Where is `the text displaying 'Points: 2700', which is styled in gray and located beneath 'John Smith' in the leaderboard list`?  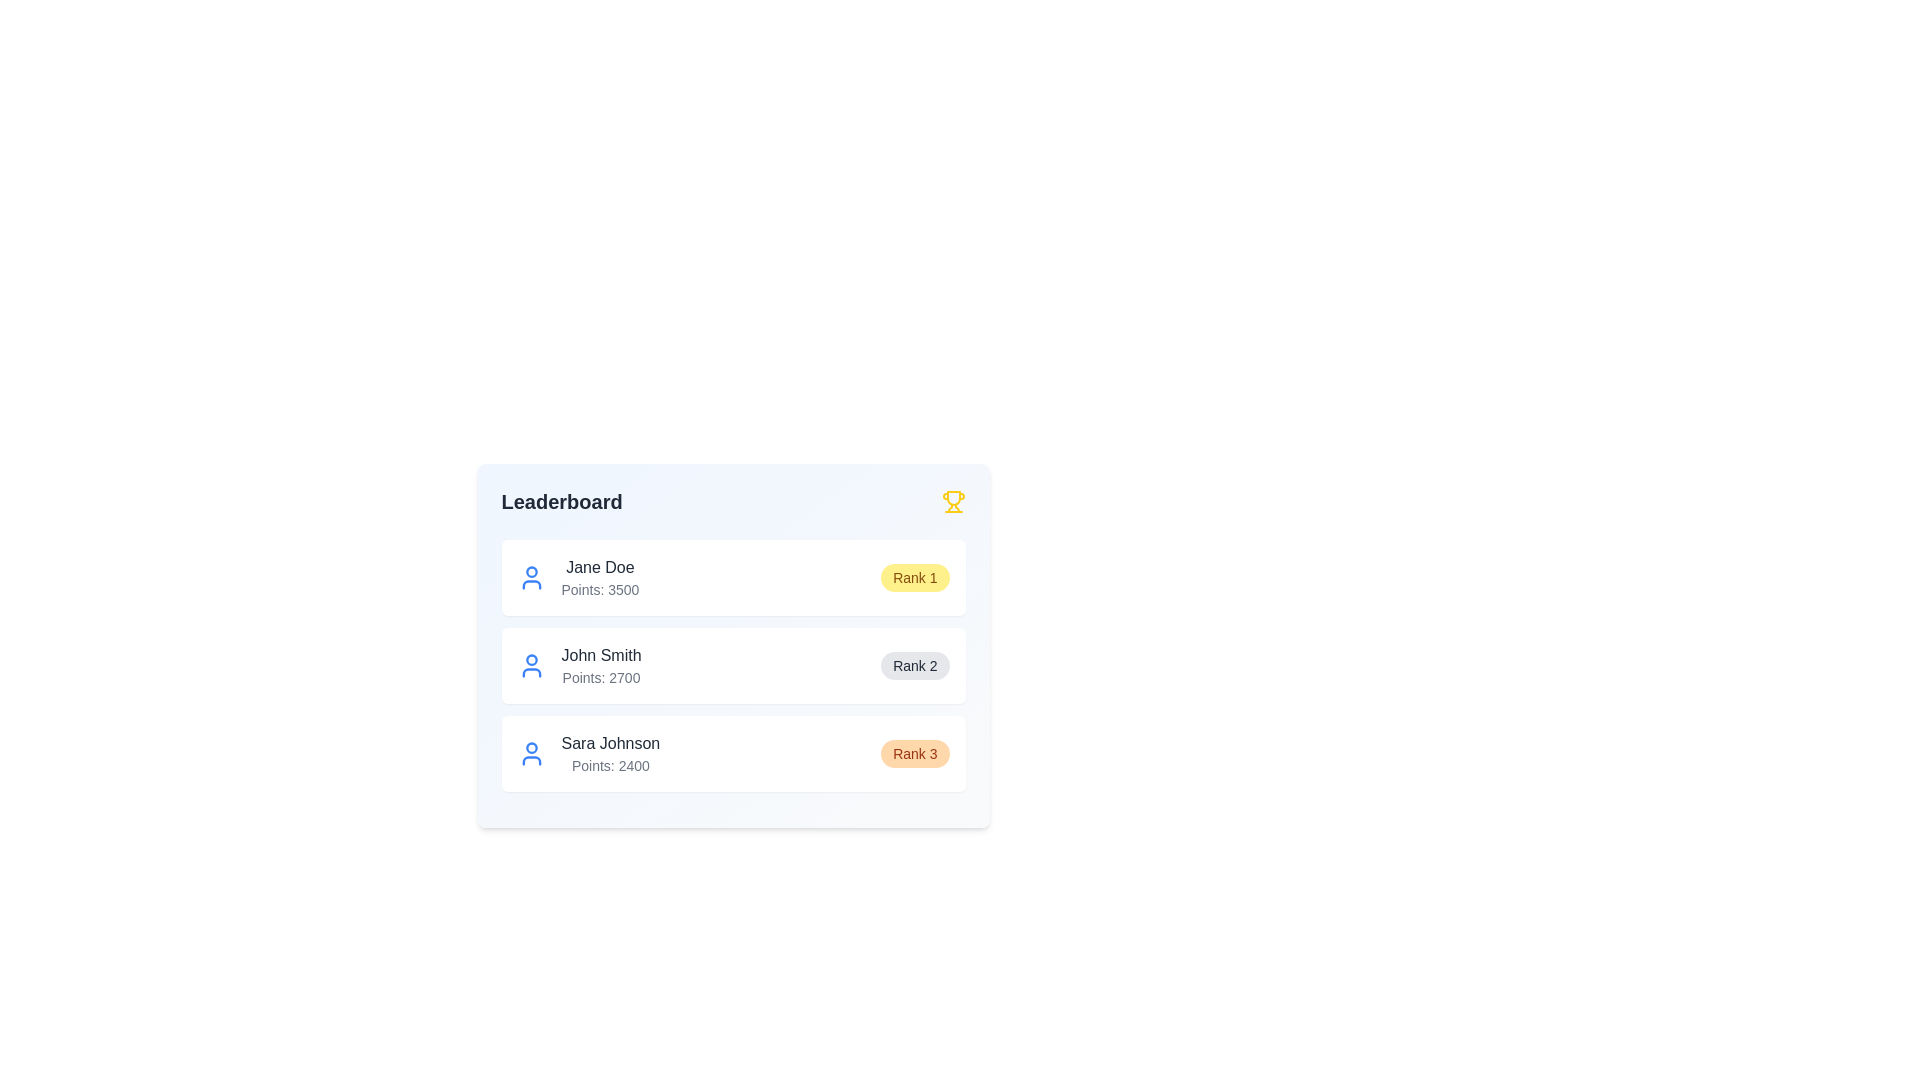
the text displaying 'Points: 2700', which is styled in gray and located beneath 'John Smith' in the leaderboard list is located at coordinates (600, 677).